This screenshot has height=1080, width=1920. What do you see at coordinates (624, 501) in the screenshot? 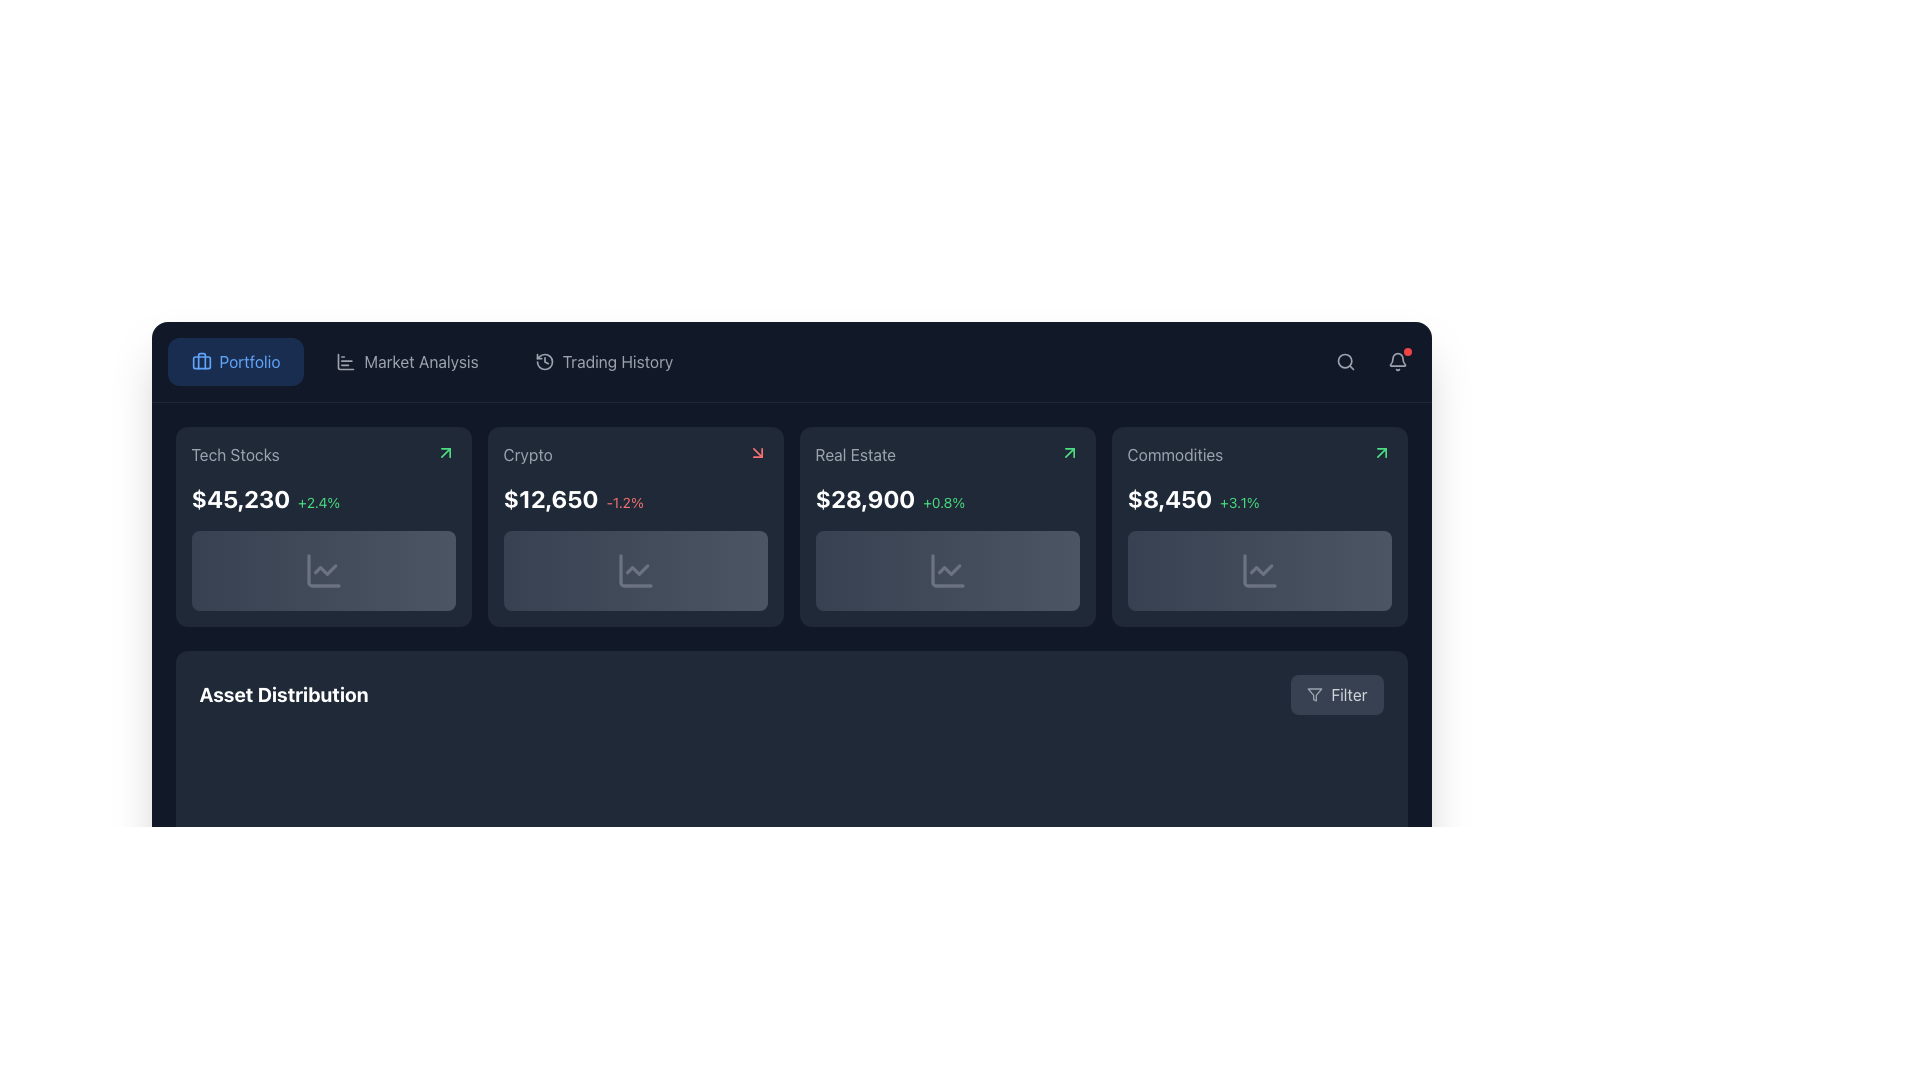
I see `the text label indicating the percentage change associated with the value '$12,650', located to the right of it in the second tile of the grid layout under the 'Crypto' heading` at bounding box center [624, 501].